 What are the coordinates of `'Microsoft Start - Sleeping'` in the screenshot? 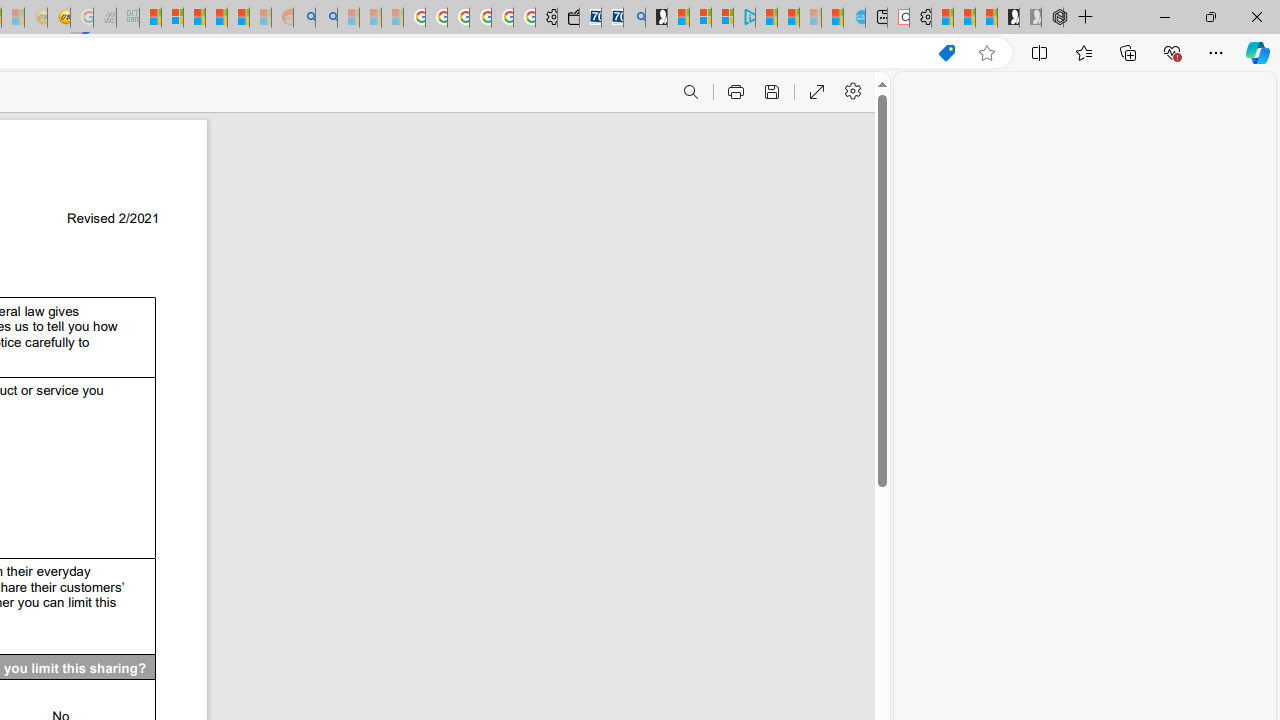 It's located at (810, 17).